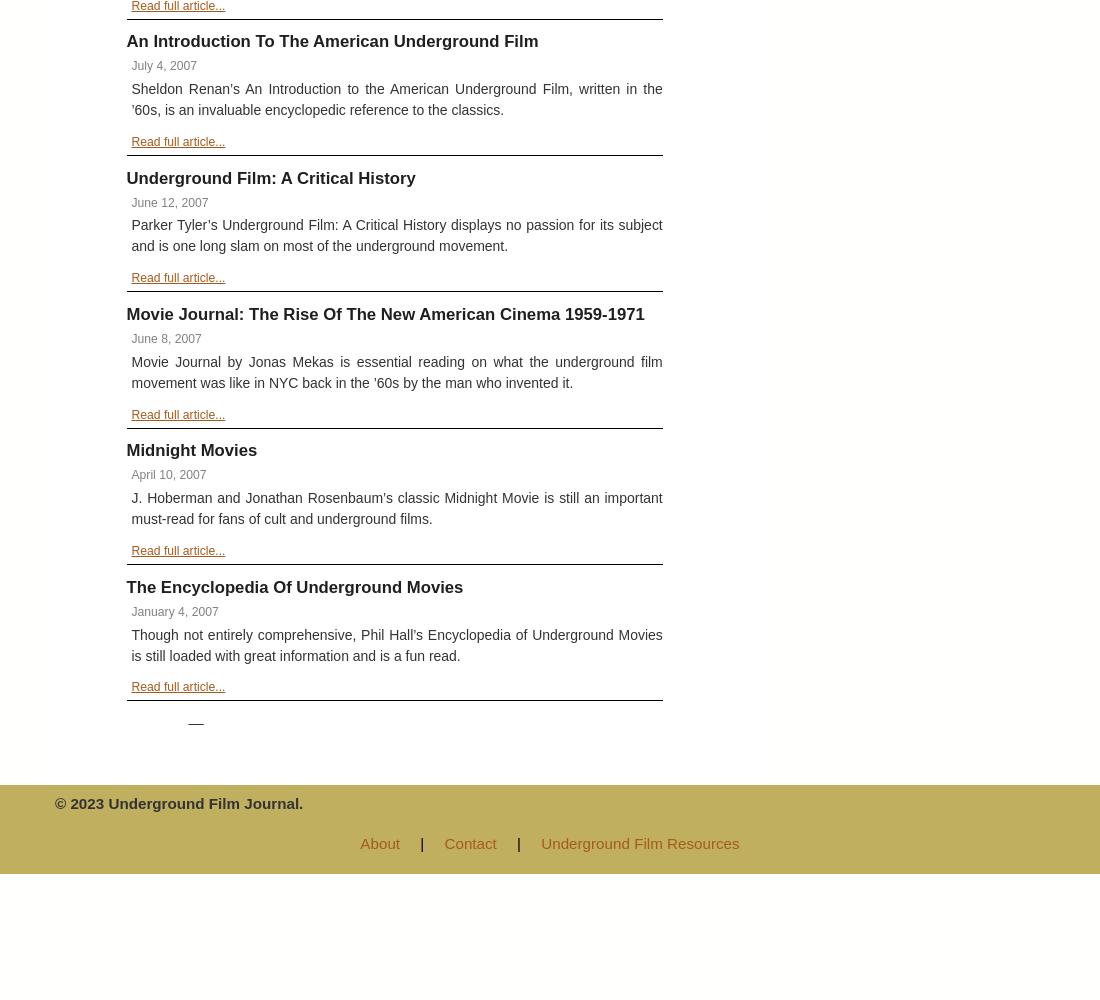 This screenshot has width=1100, height=1000. Describe the element at coordinates (173, 610) in the screenshot. I see `'January 4, 2007'` at that location.